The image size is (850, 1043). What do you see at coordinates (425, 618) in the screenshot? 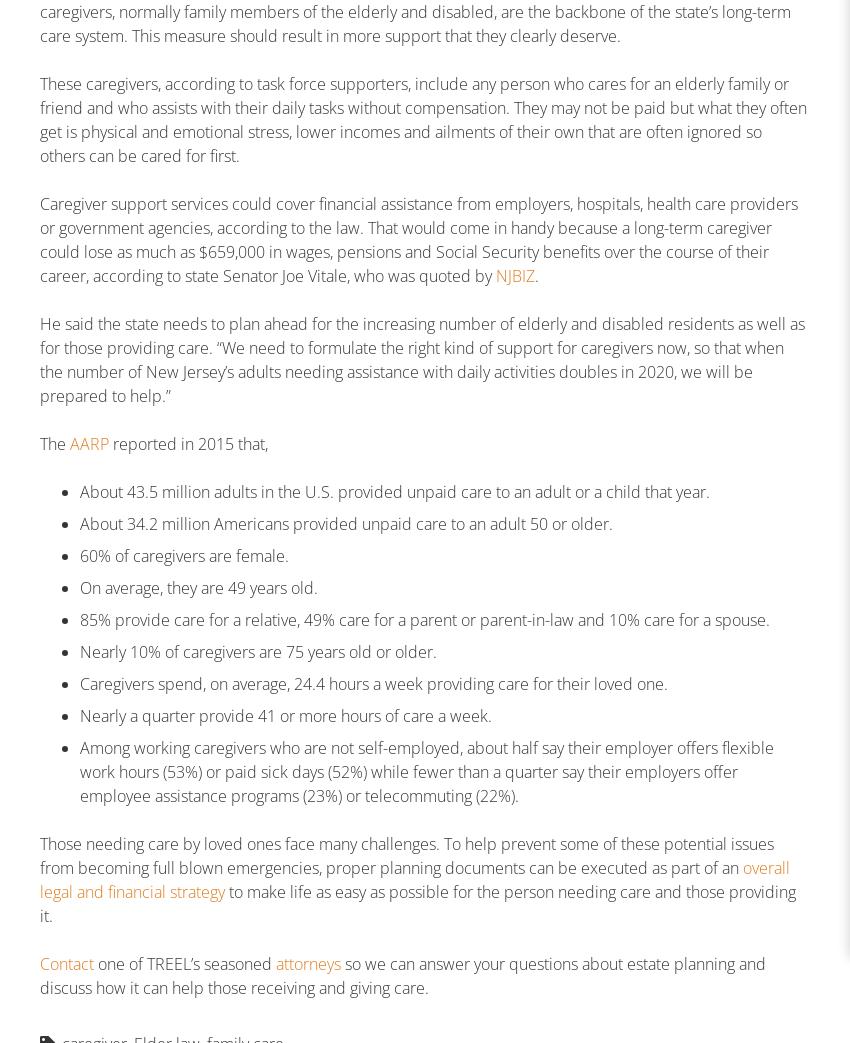
I see `'85% provide care for a relative, 49% care for a parent or parent-in-law and 10% care for a spouse.'` at bounding box center [425, 618].